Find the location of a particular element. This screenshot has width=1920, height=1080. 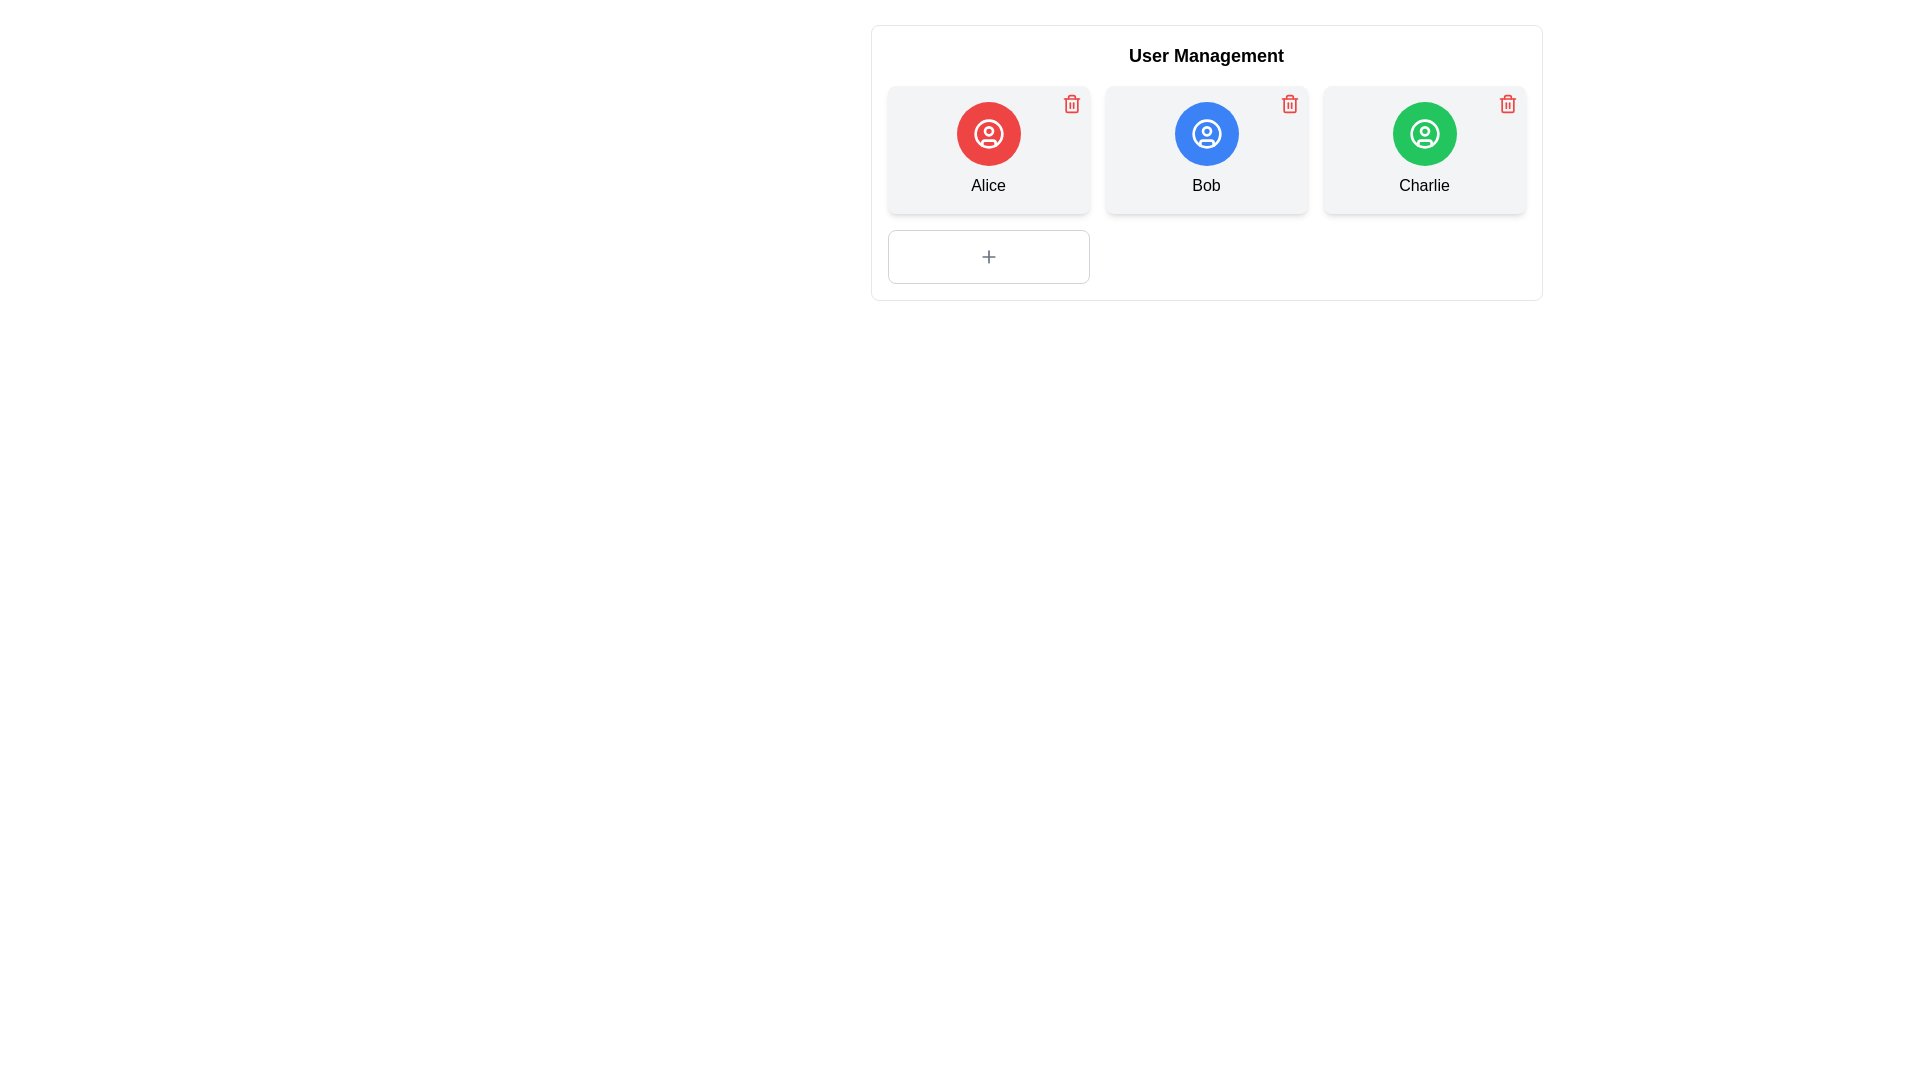

the white outline of a circular user icon set against a green circular background, located in the third card of the 'User Management' section, representing 'Charlie' is located at coordinates (1423, 134).